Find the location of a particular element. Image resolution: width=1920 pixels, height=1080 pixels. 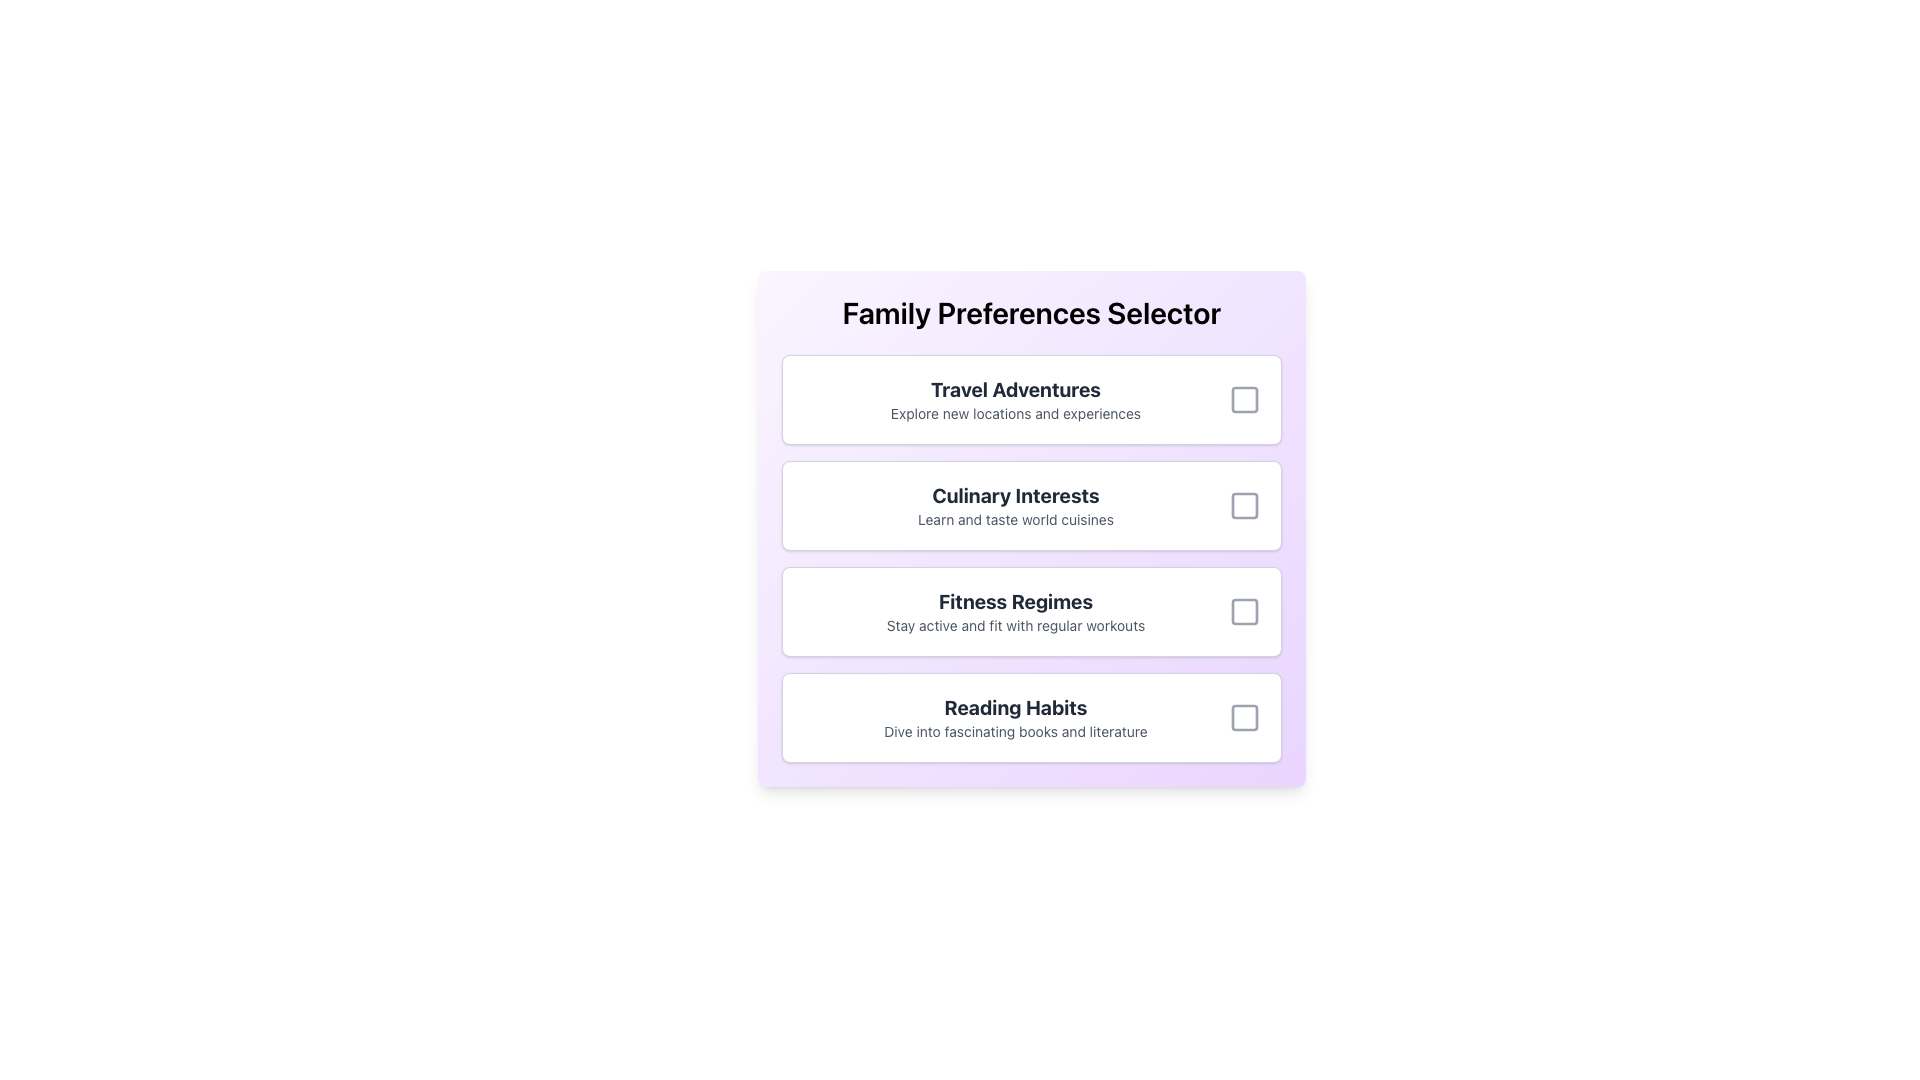

the Text label that serves as a heading for a selectable category, located above the descriptive text 'Explore new locations and experiences' is located at coordinates (1016, 389).